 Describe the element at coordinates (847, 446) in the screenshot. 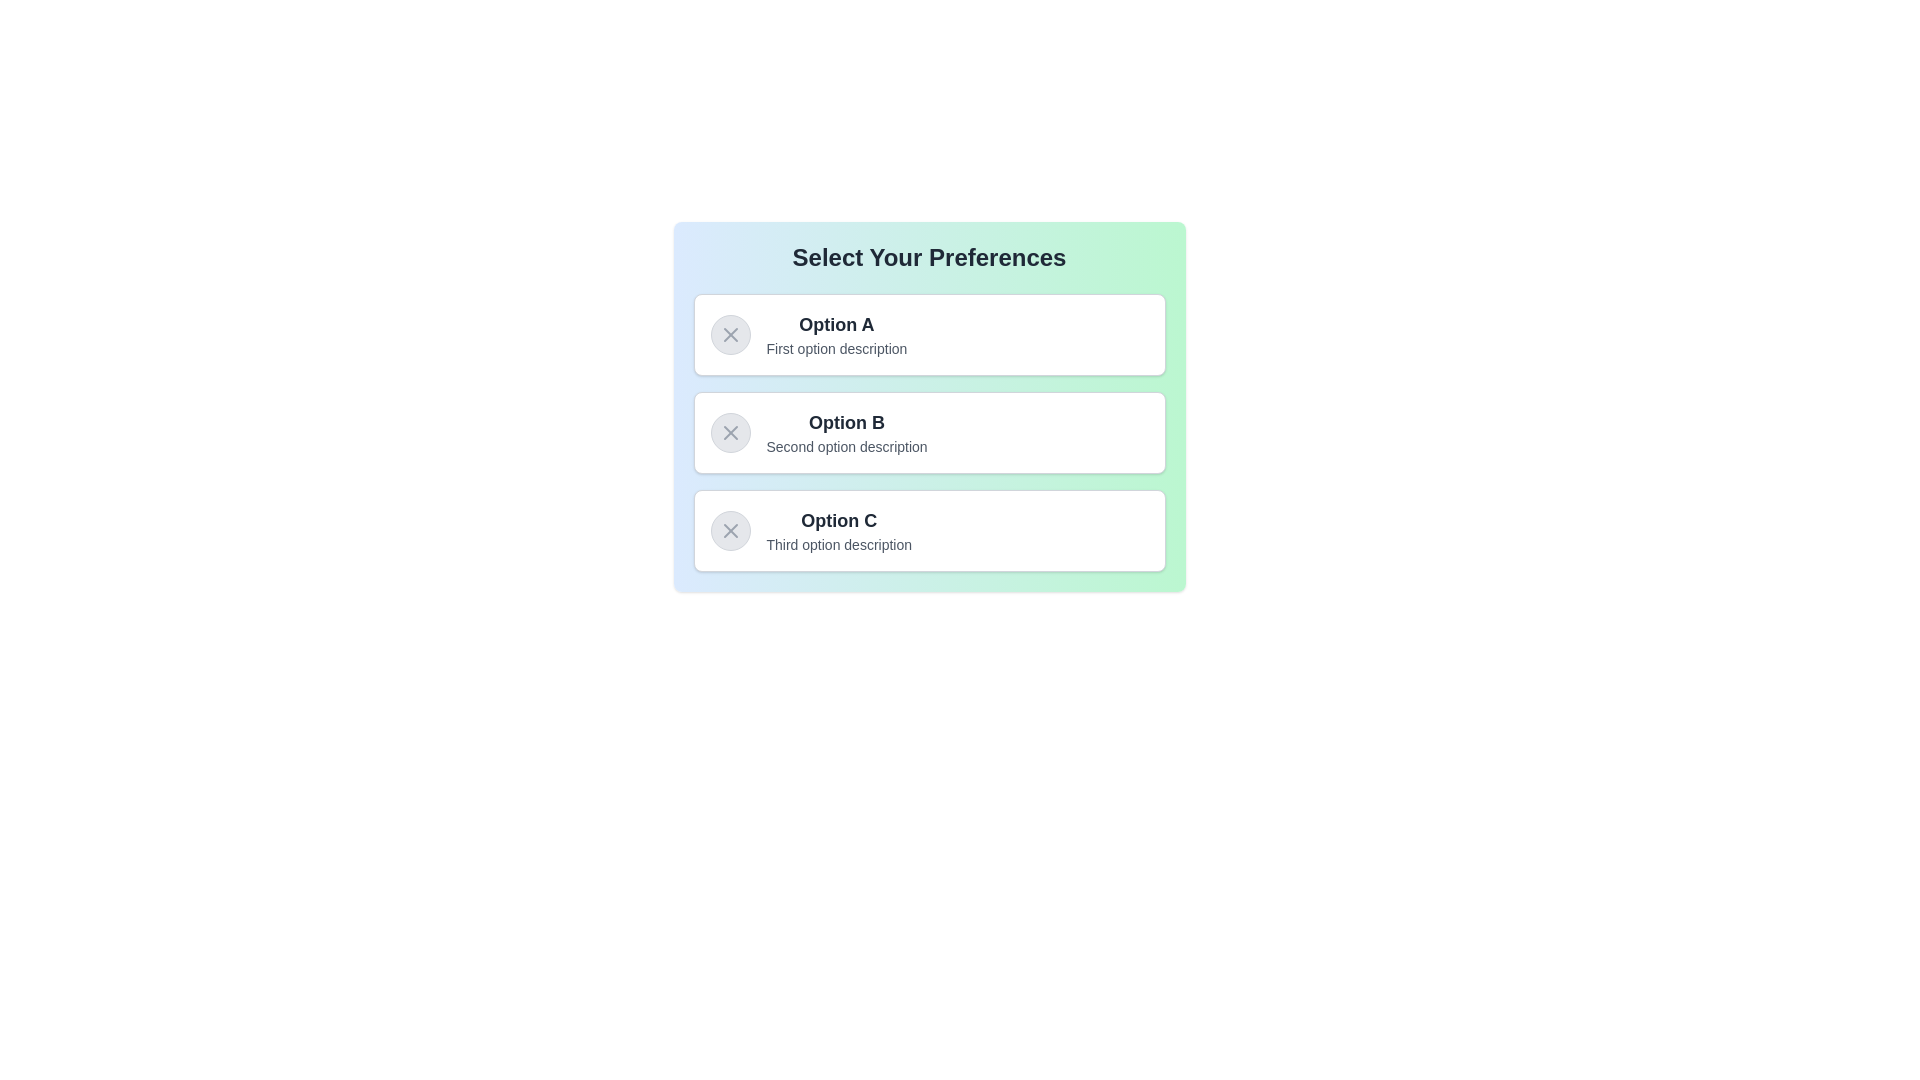

I see `the text label displaying 'Second option description', which is located below 'Option B' in a three-option list` at that location.